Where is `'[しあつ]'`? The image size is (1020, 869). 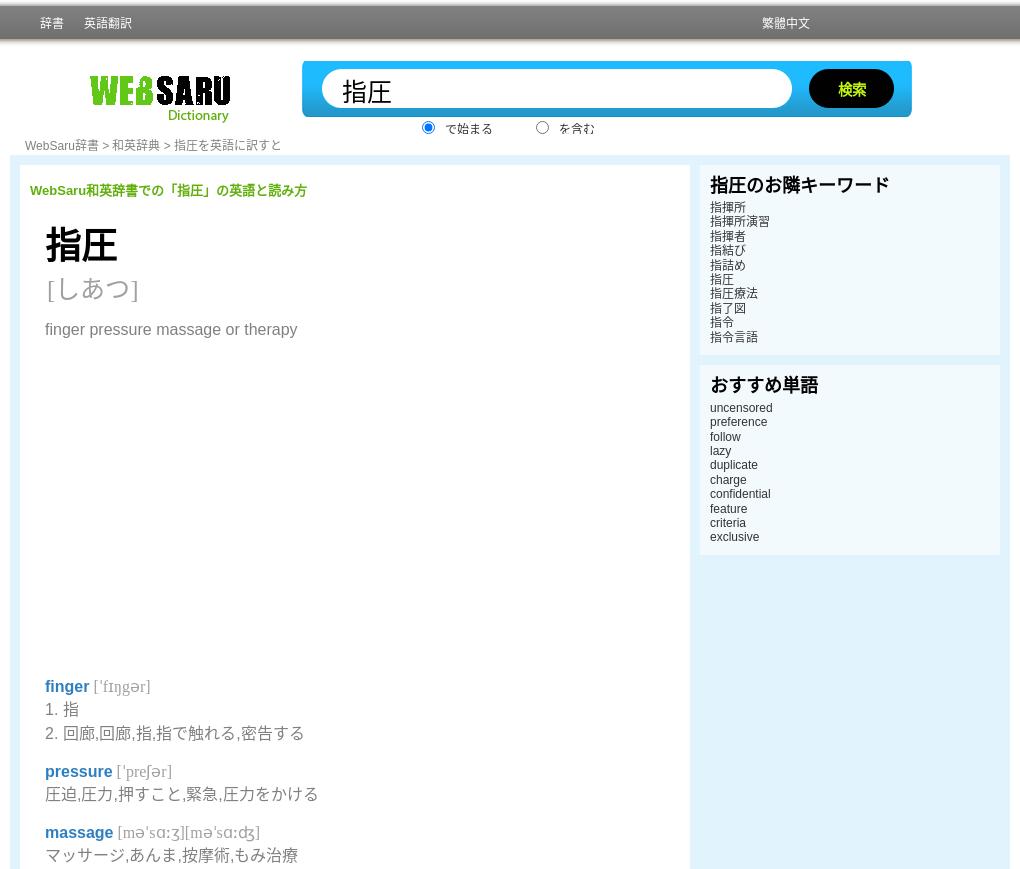 '[しあつ]' is located at coordinates (91, 288).